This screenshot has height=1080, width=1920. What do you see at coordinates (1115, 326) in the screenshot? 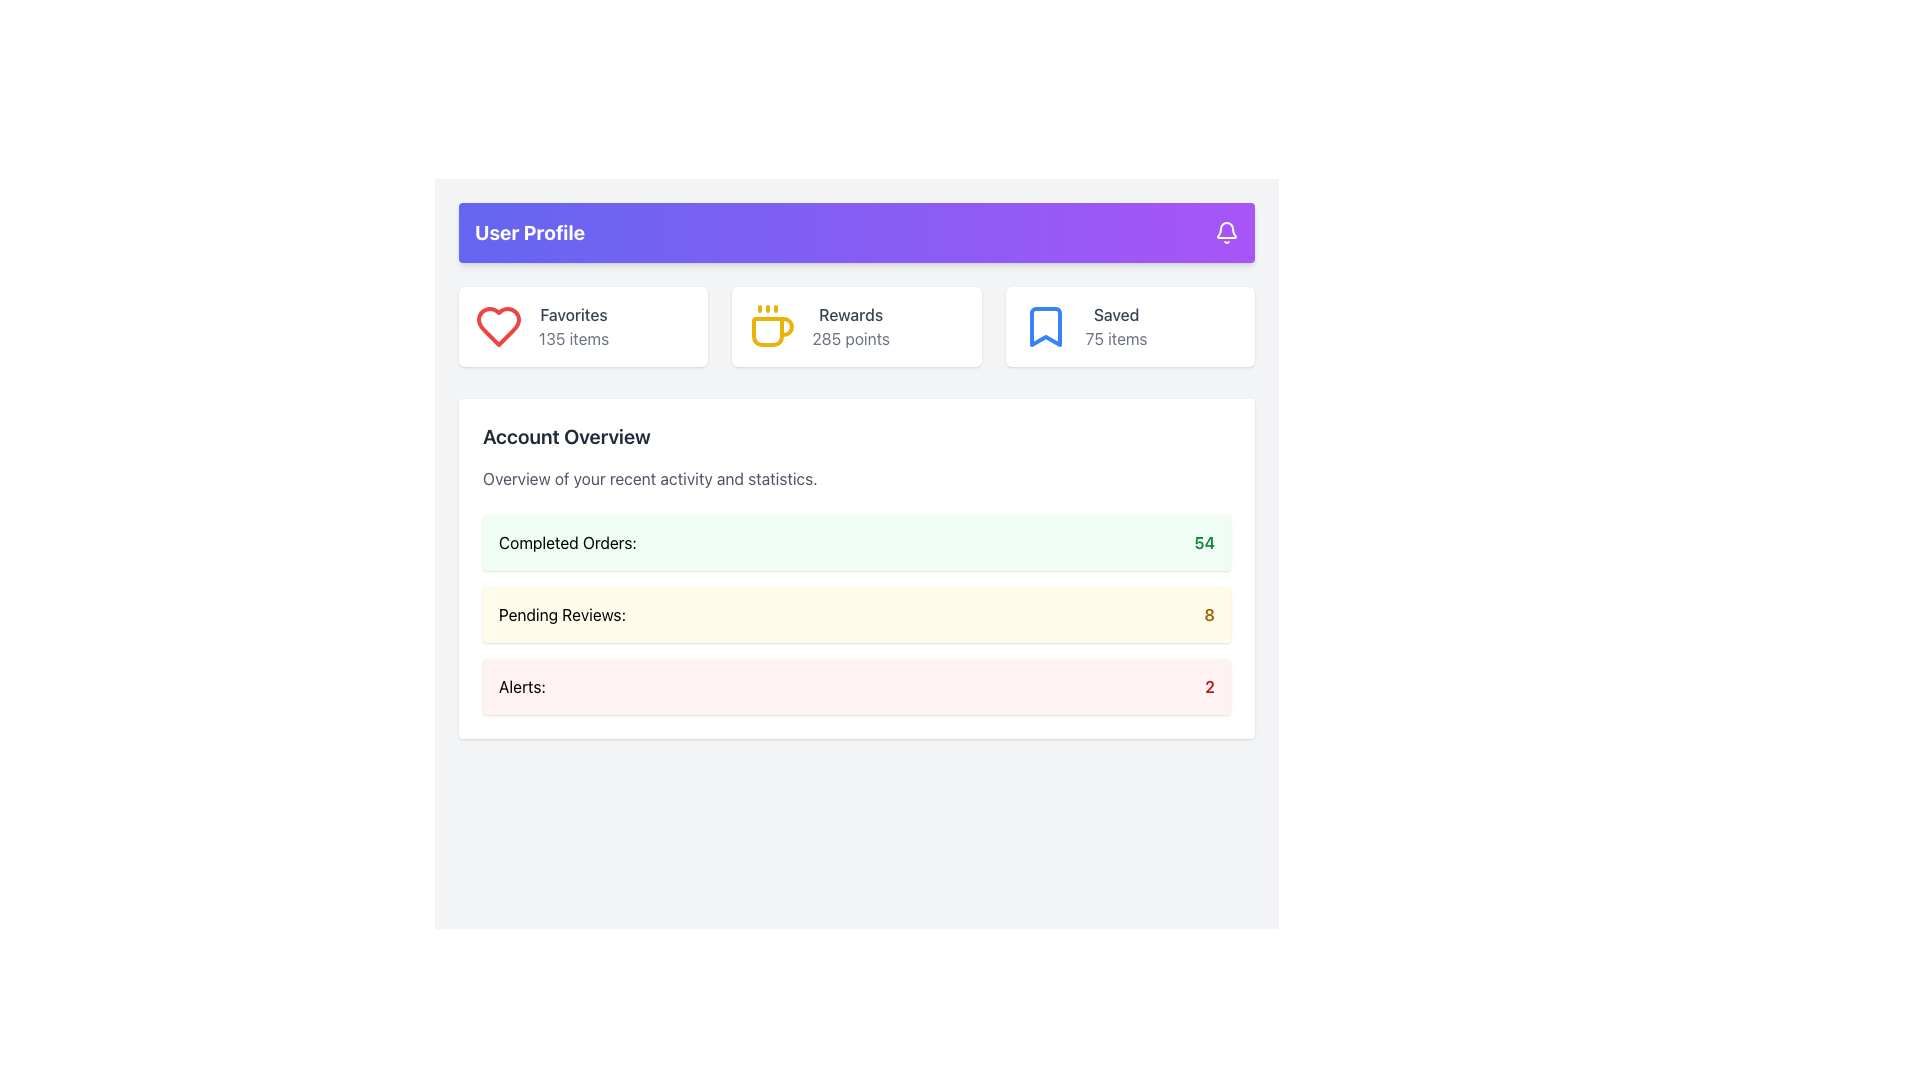
I see `the Text Display Component that shows the count of saved items (75) located in the upper right corner, near 'Favorites' and 'Rewards'` at bounding box center [1115, 326].